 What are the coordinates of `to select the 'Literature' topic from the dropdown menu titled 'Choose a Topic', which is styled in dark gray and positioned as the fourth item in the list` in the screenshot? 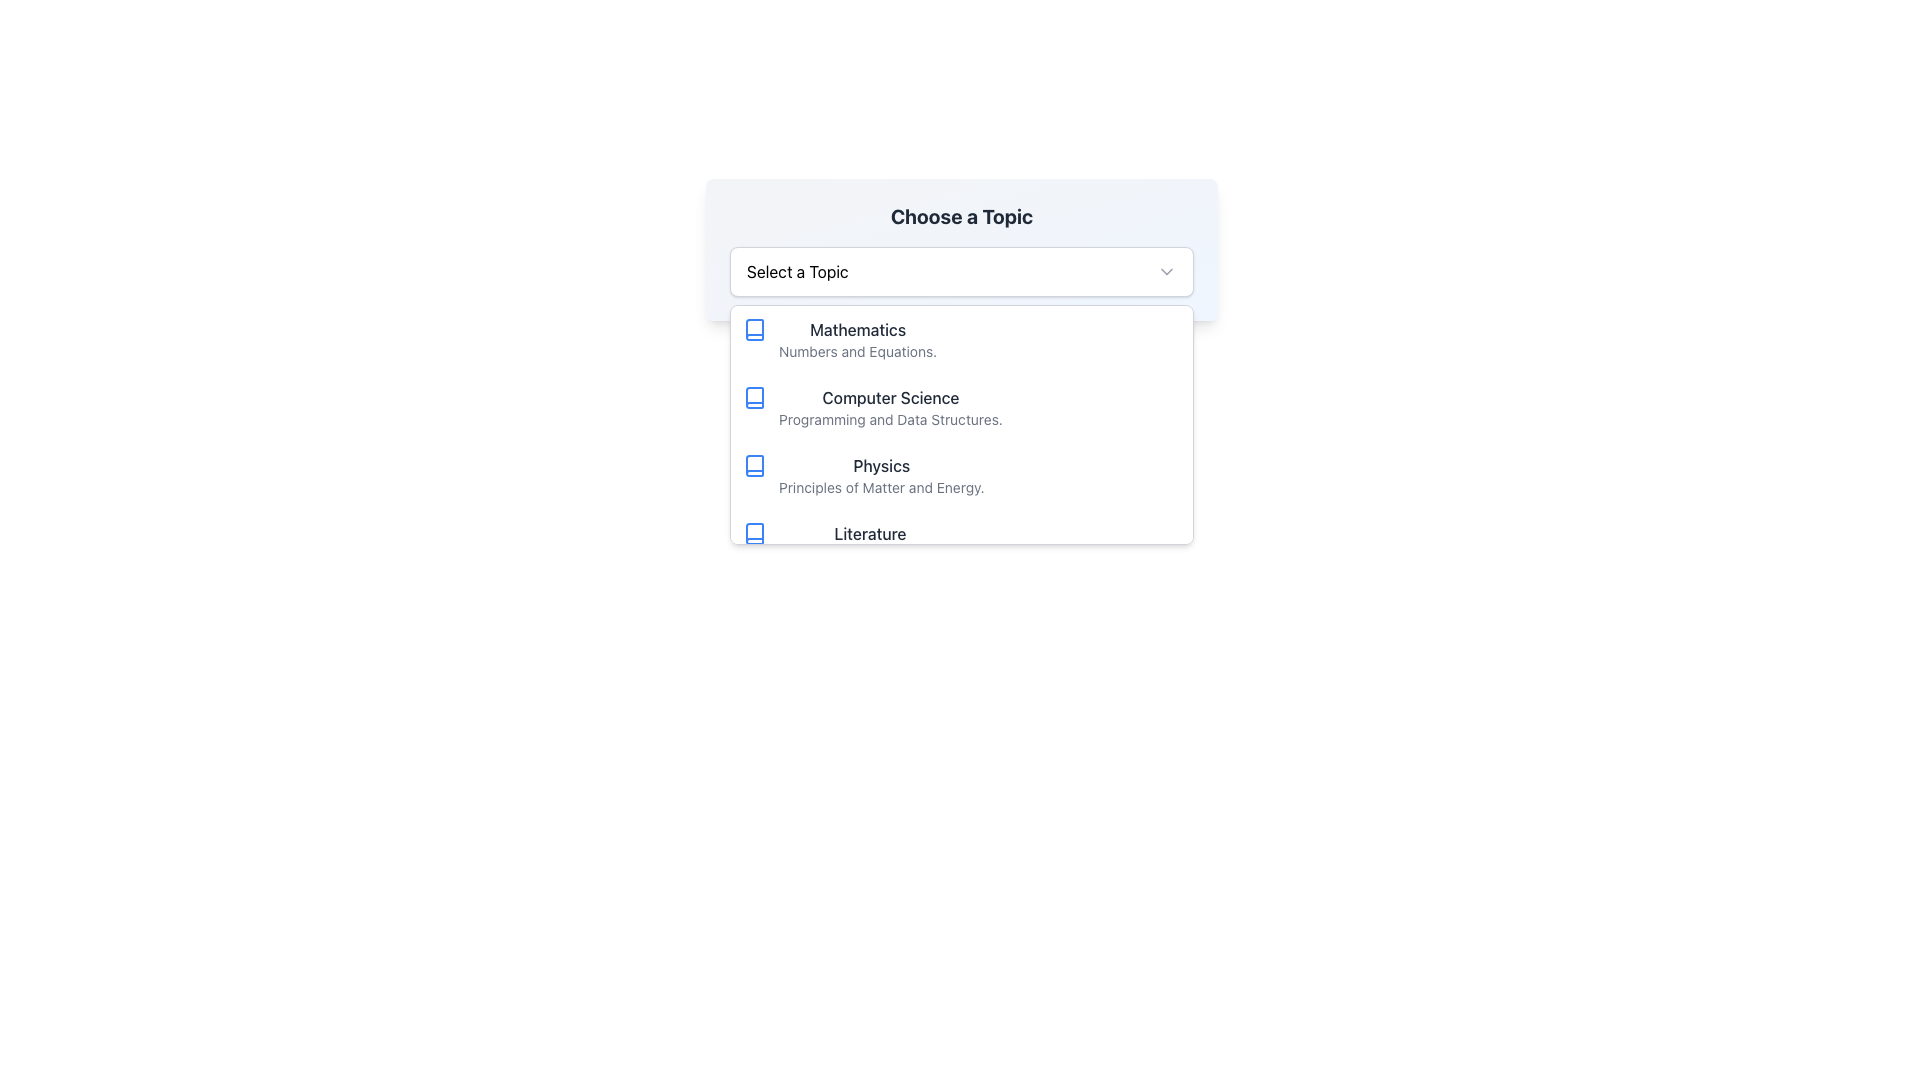 It's located at (870, 532).